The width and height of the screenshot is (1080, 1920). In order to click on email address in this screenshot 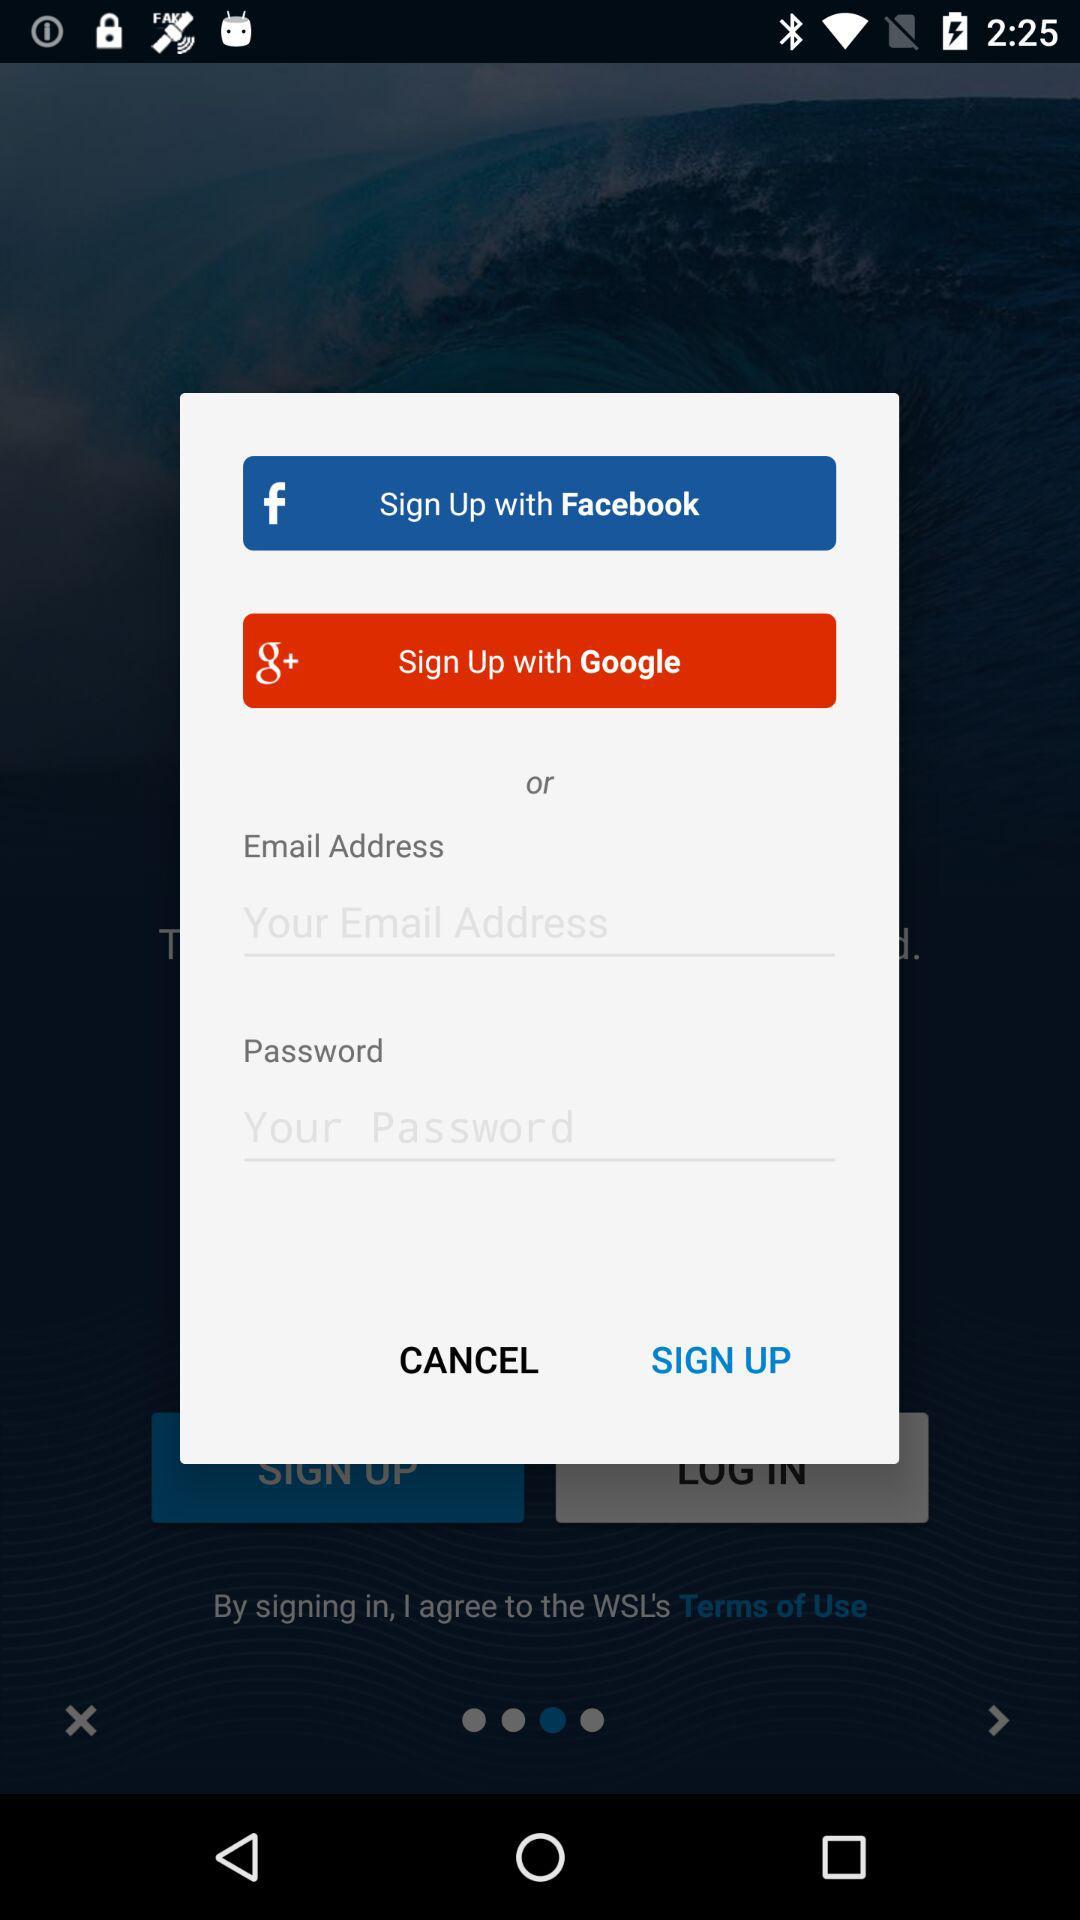, I will do `click(538, 914)`.